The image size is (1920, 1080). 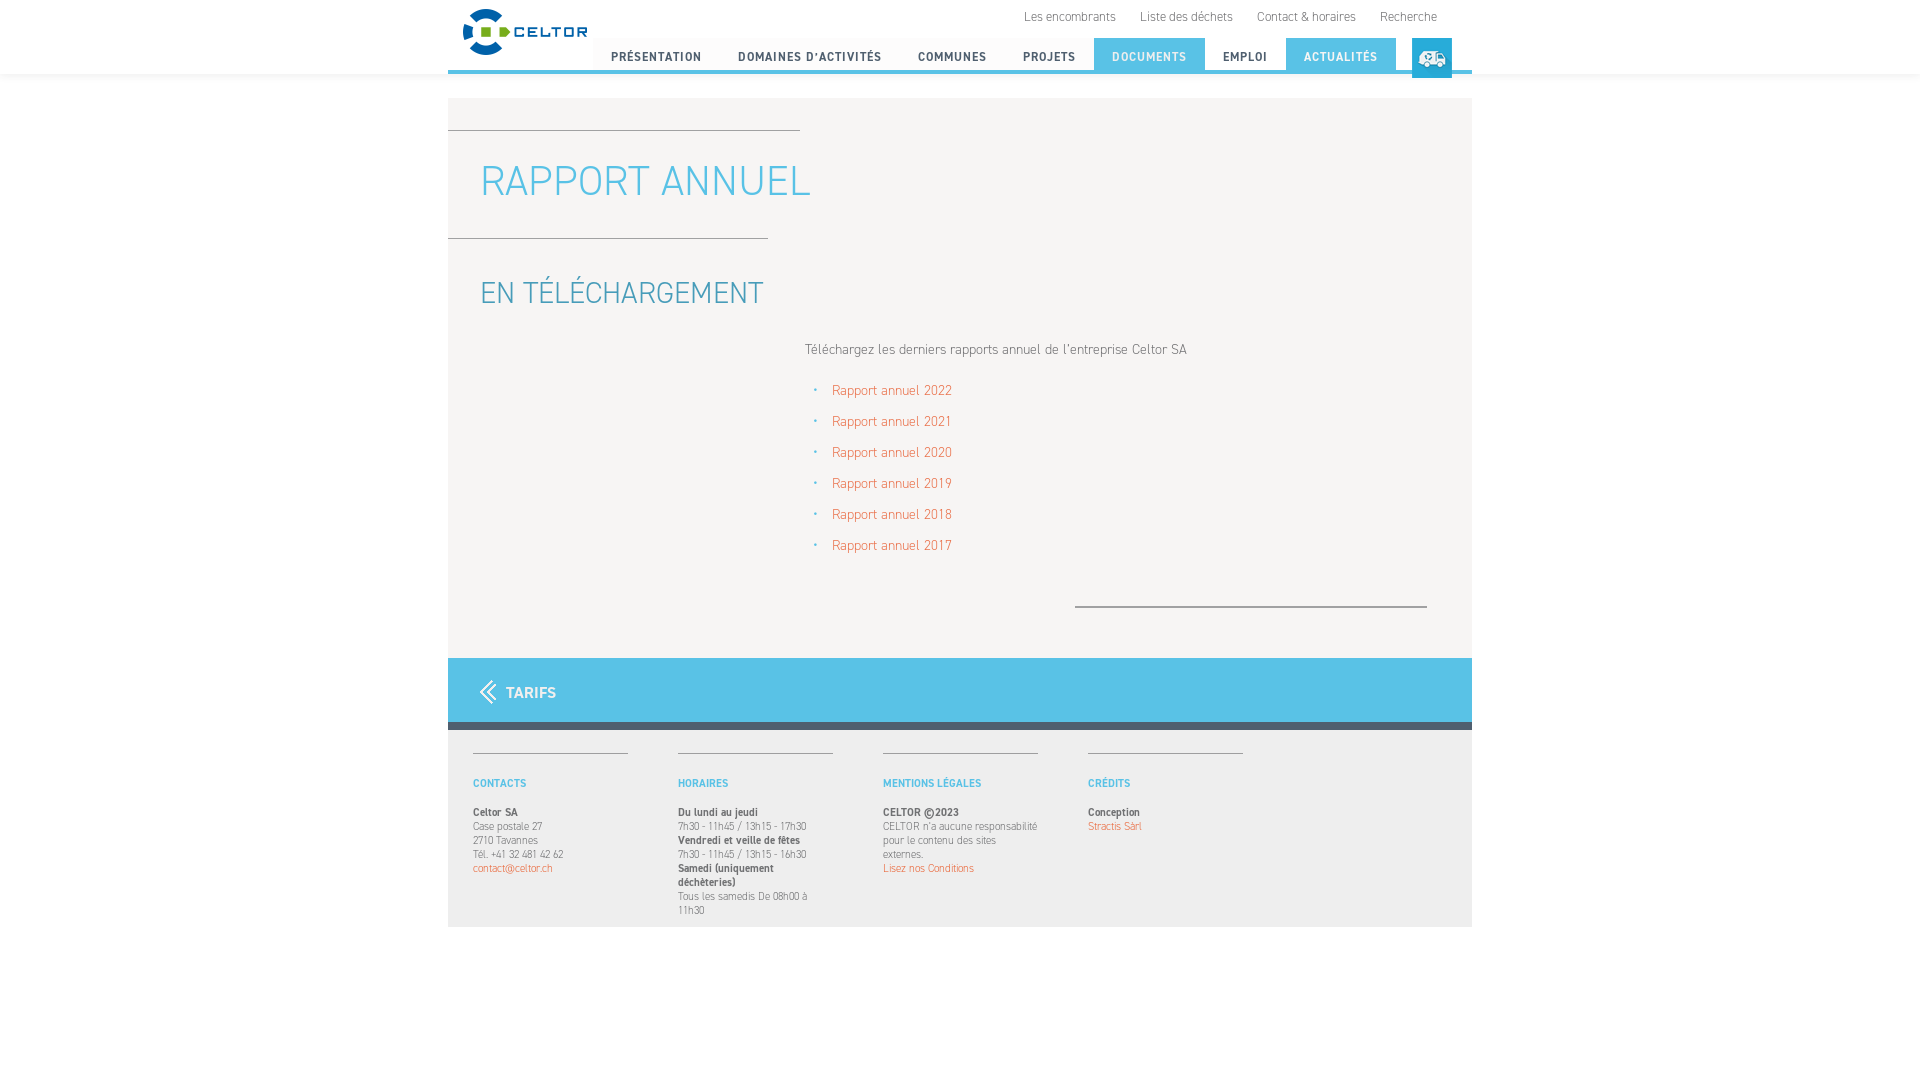 What do you see at coordinates (518, 691) in the screenshot?
I see `'TARIFS'` at bounding box center [518, 691].